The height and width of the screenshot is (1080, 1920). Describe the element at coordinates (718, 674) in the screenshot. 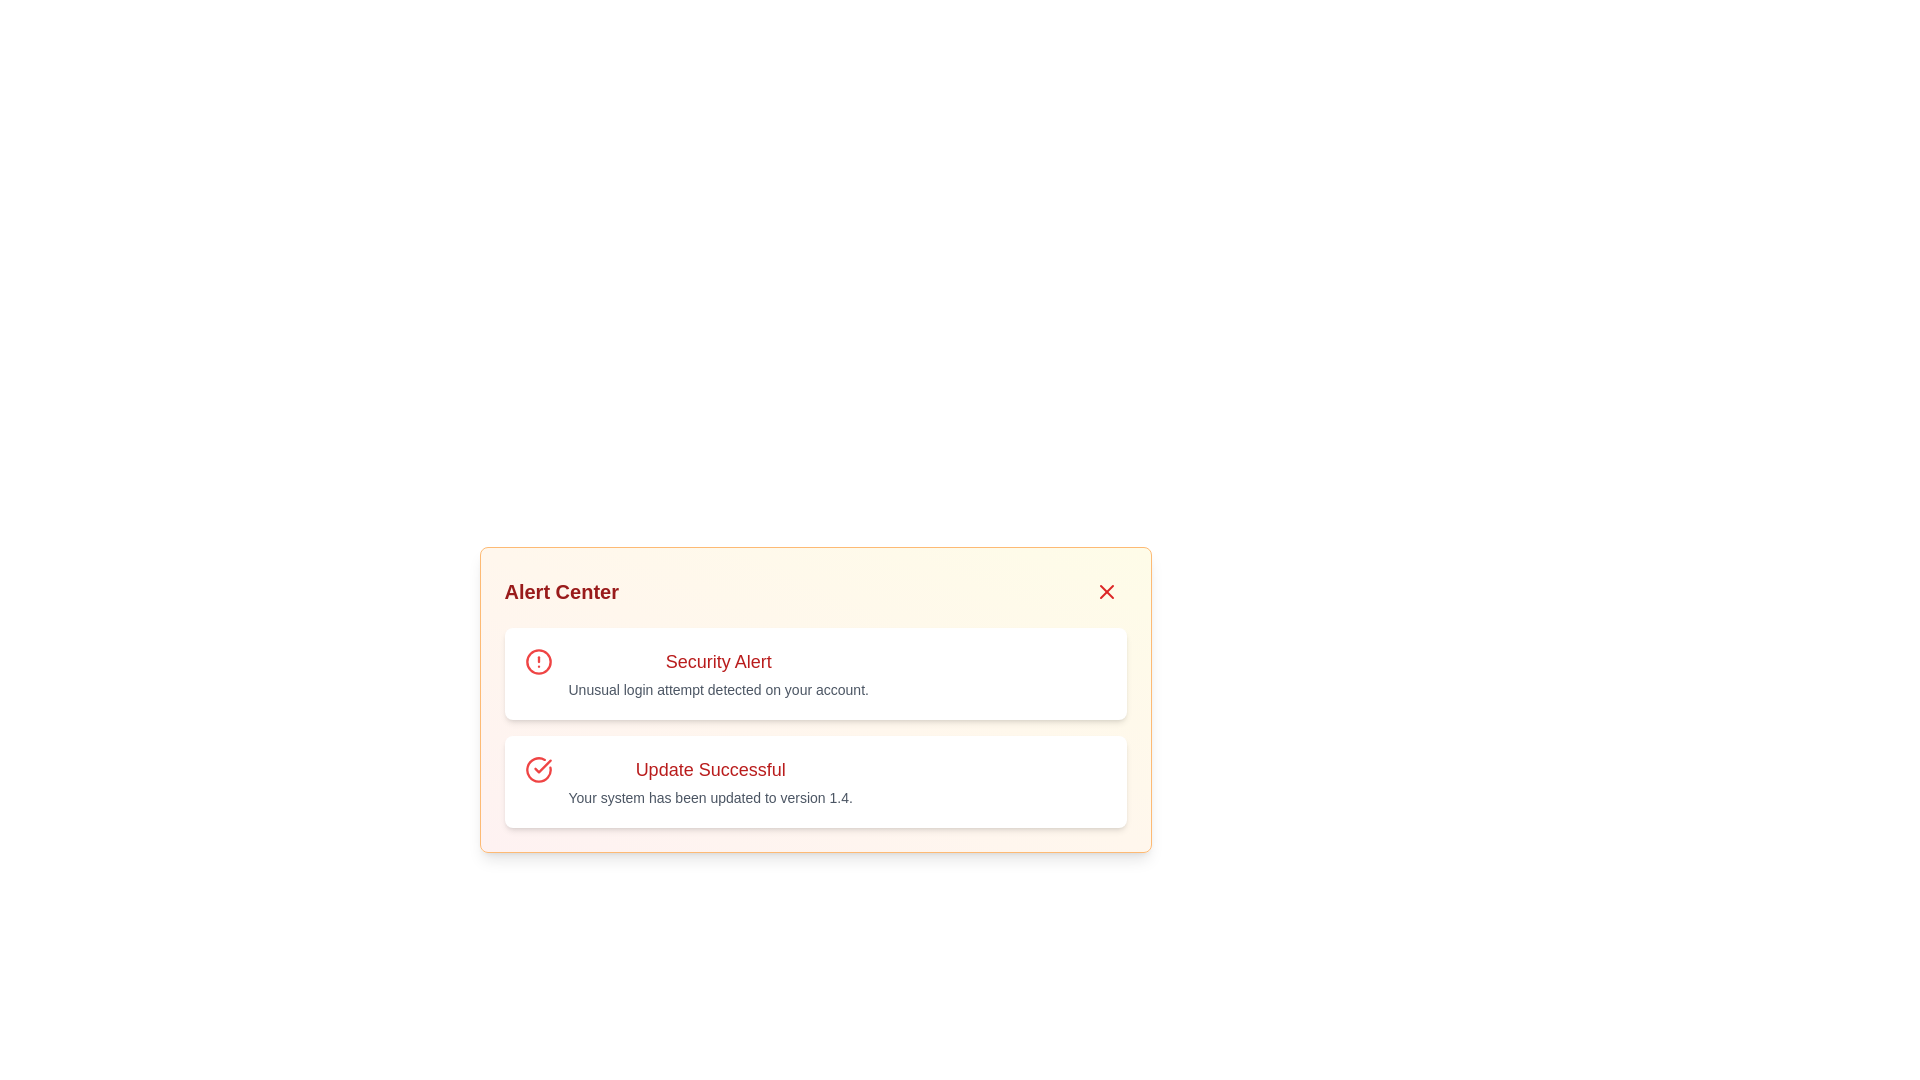

I see `the textual notification block alerting the user about an unusual login attempt, which is the first item in the Alert Center panel` at that location.